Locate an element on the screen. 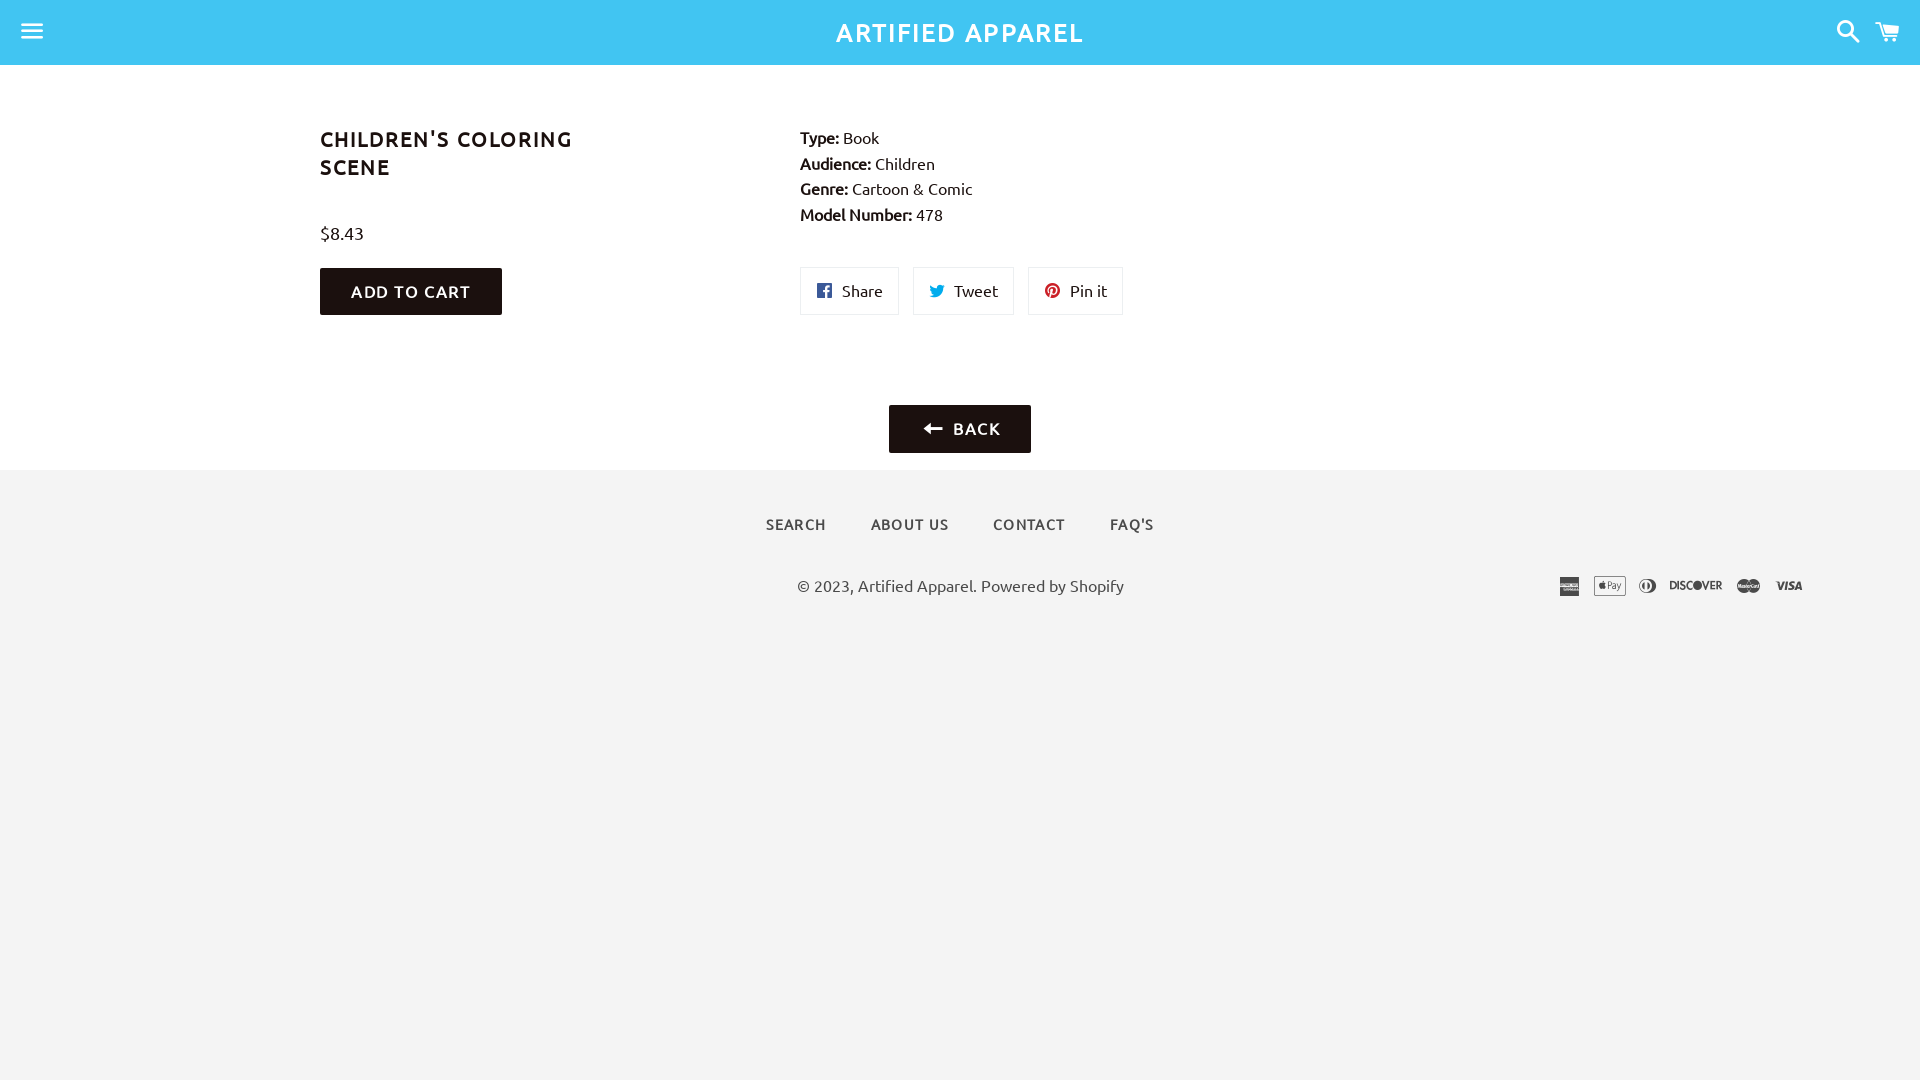 The image size is (1920, 1080). 'Tweet is located at coordinates (963, 290).